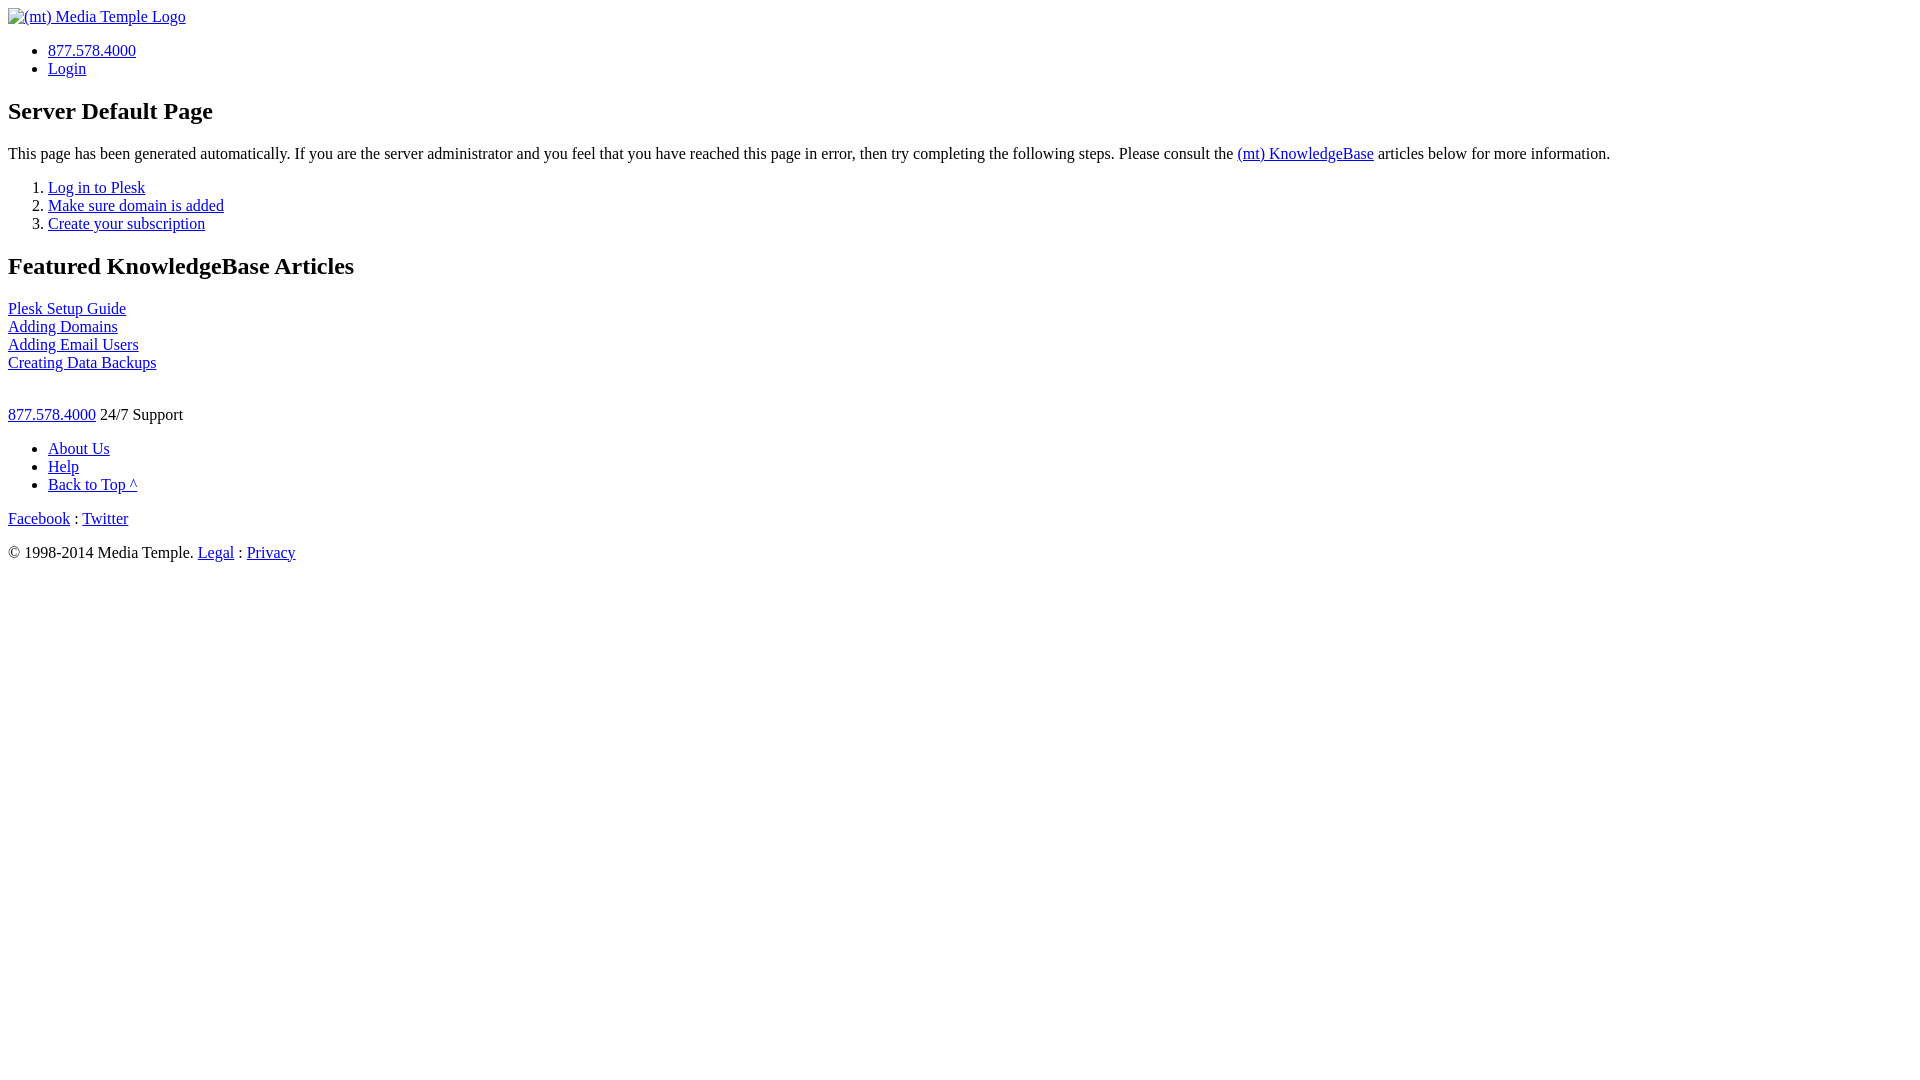 The width and height of the screenshot is (1920, 1080). What do you see at coordinates (38, 517) in the screenshot?
I see `'Facebook'` at bounding box center [38, 517].